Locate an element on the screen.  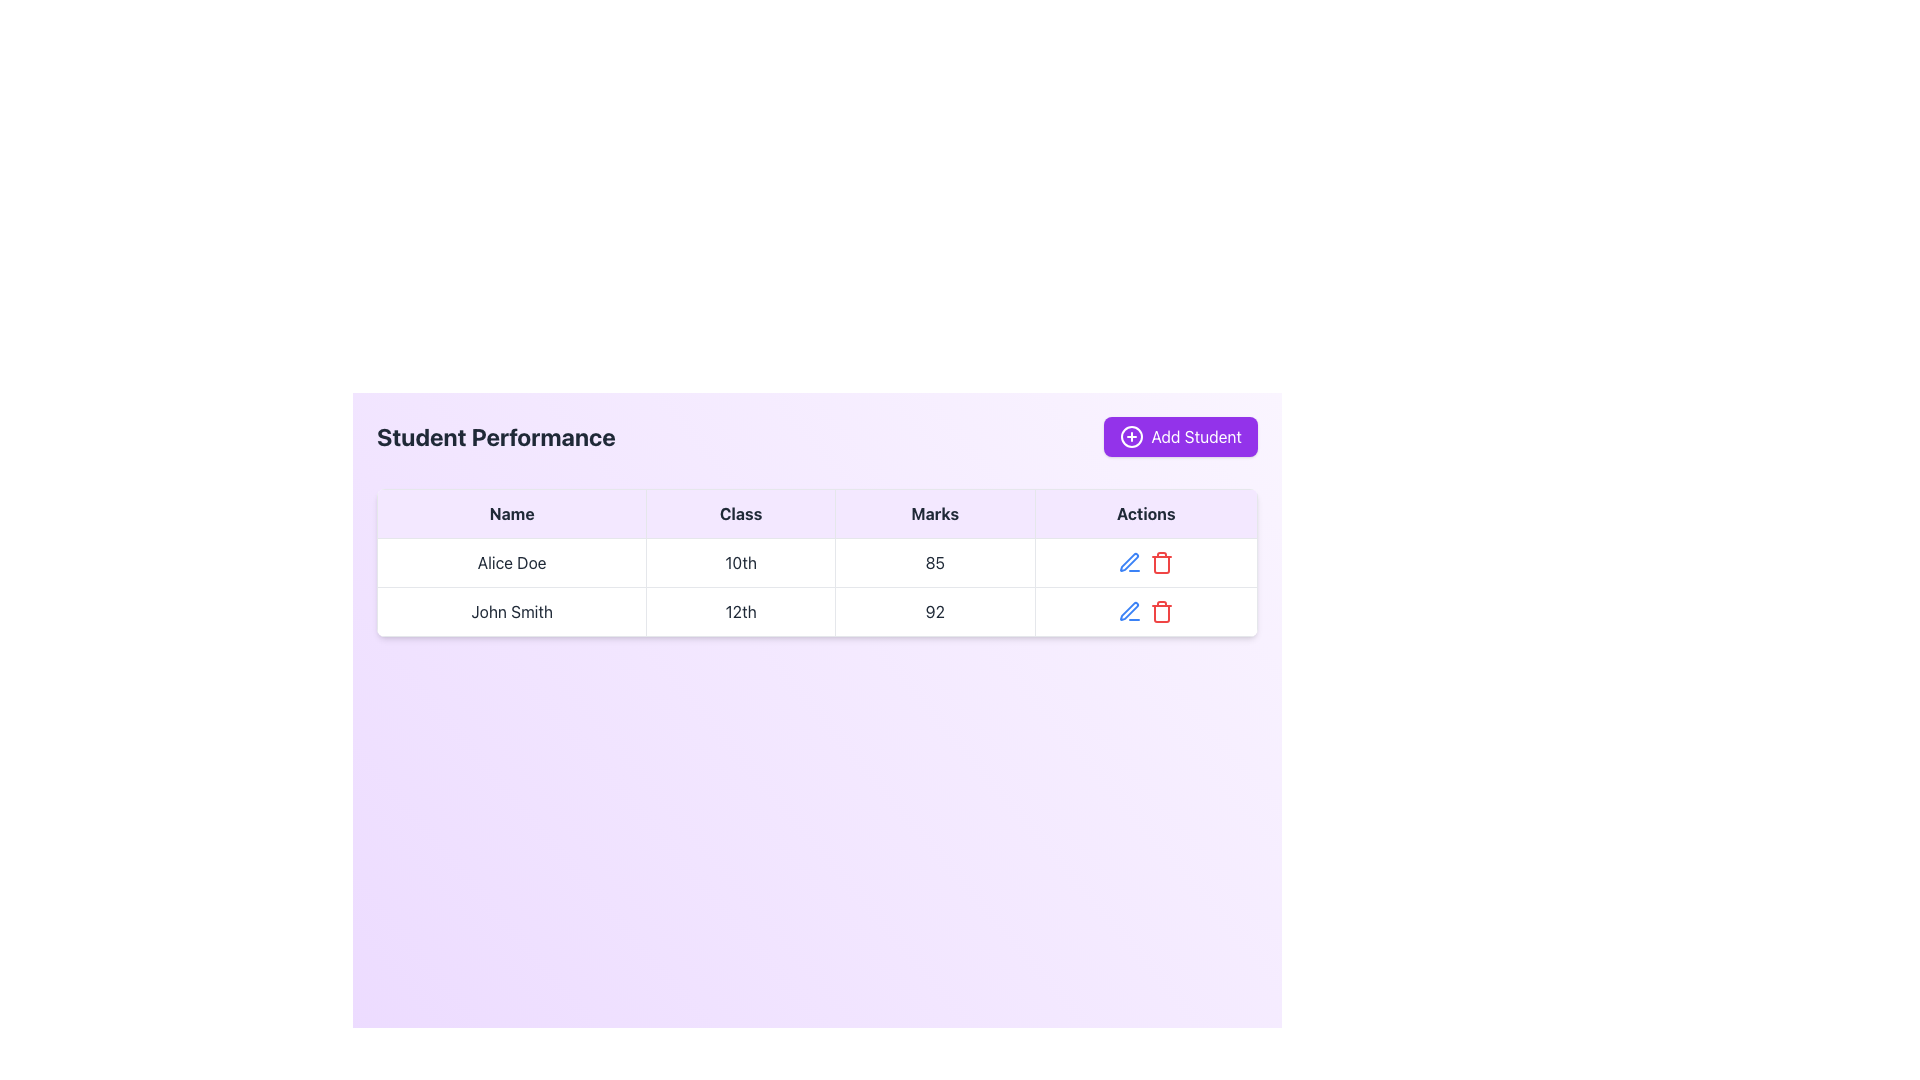
the blue pen icon in the 'Actions' column of the second row of the table is located at coordinates (1130, 563).